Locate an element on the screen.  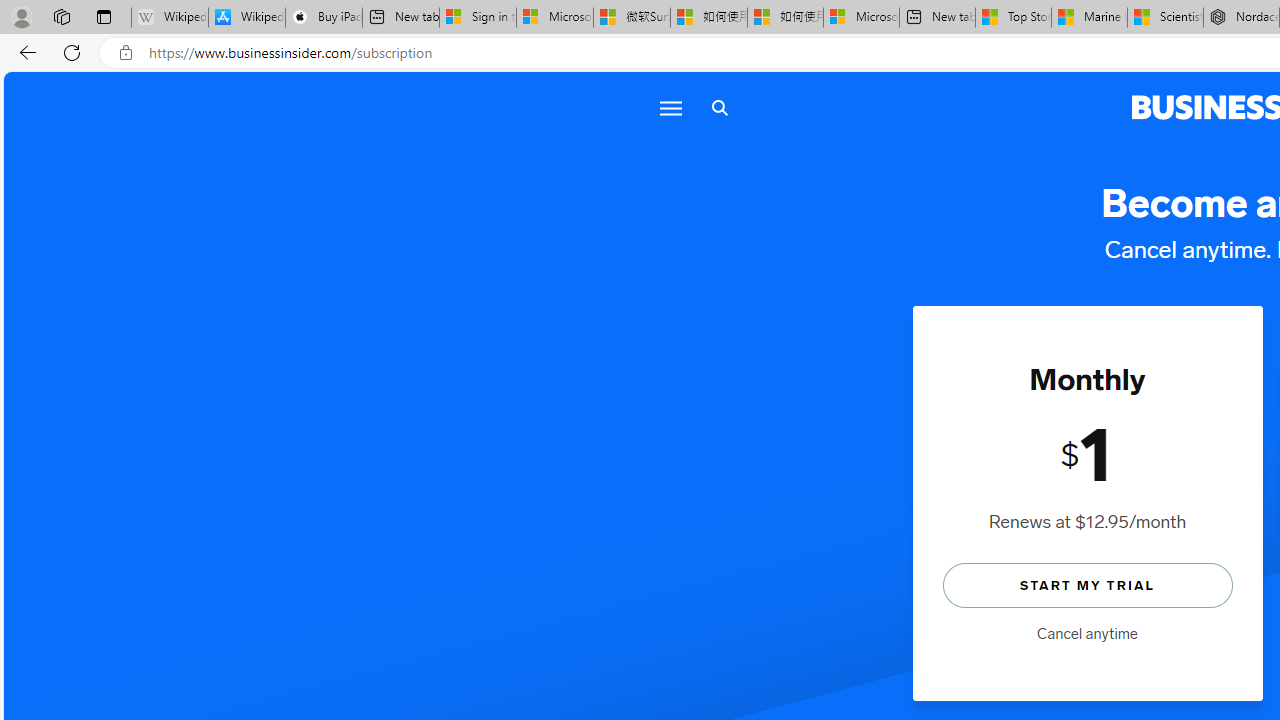
'Go to the search page.' is located at coordinates (719, 108).